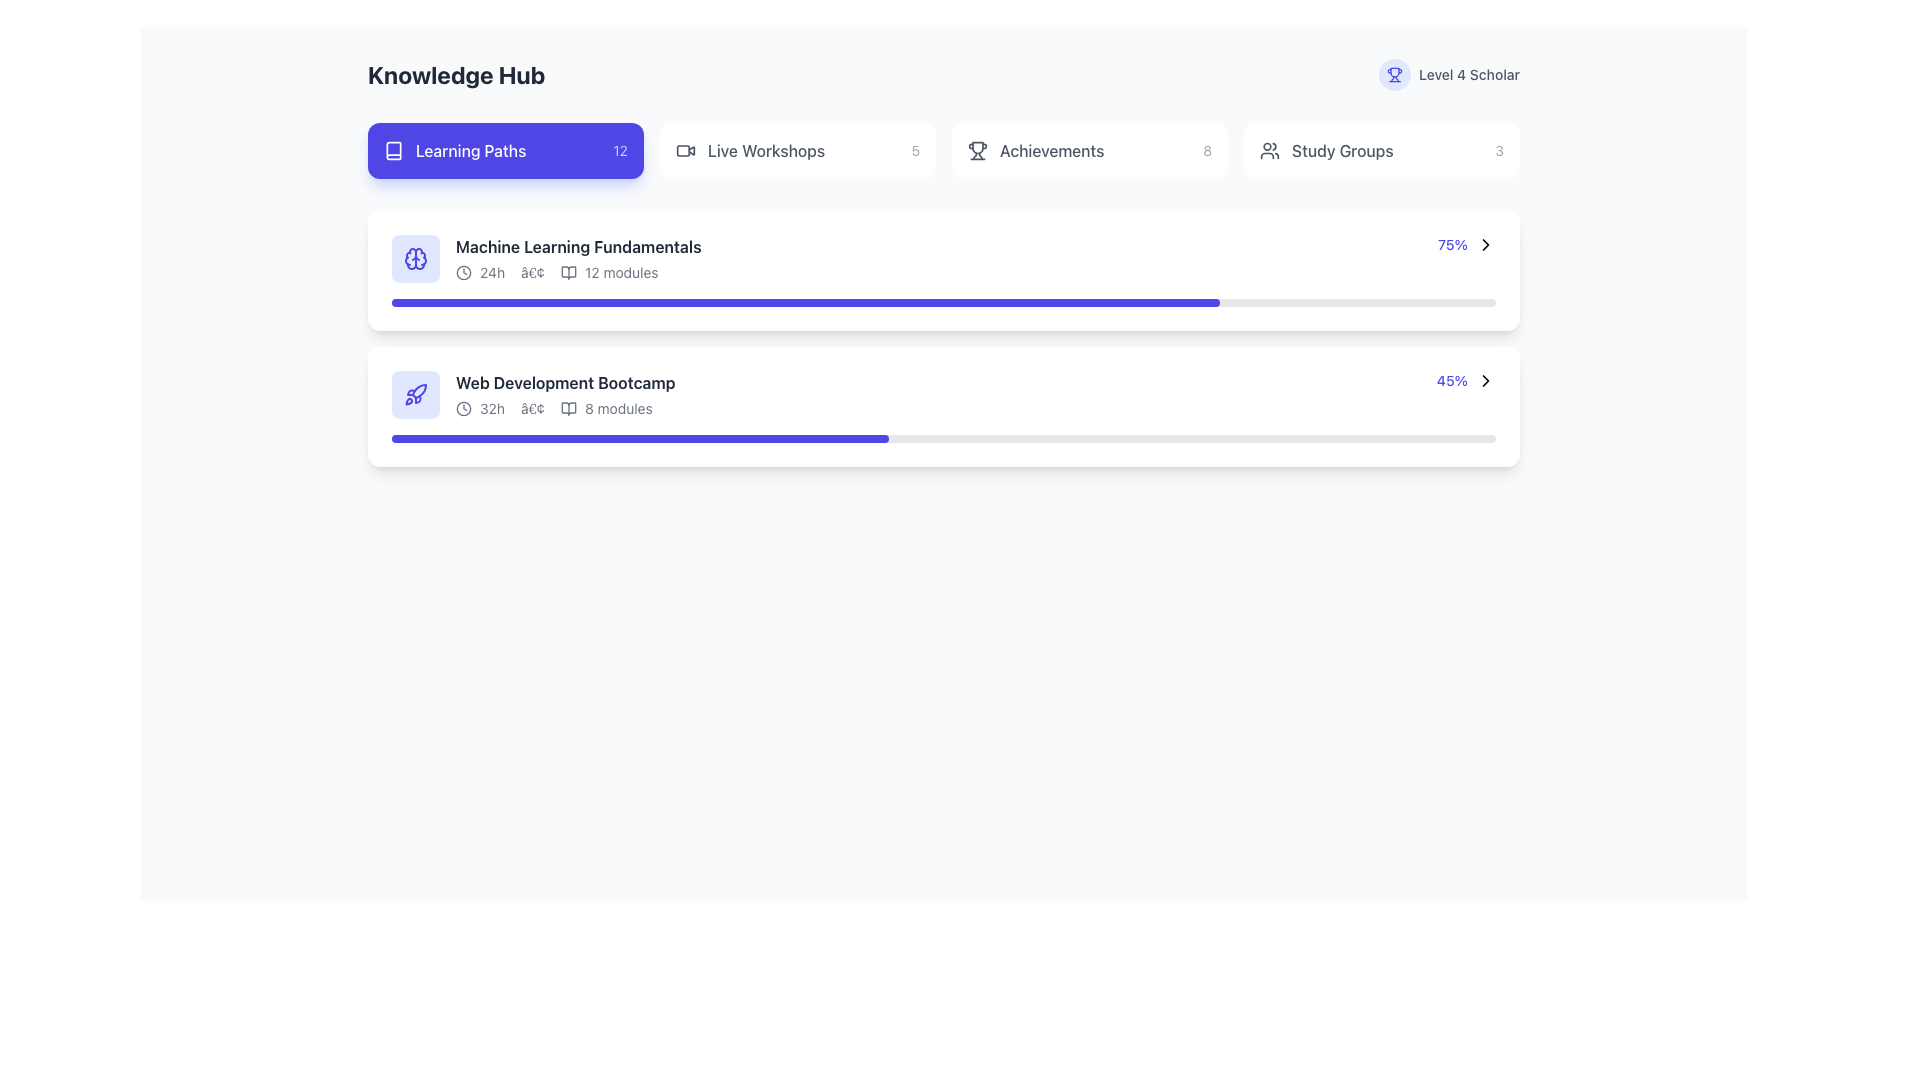 This screenshot has width=1920, height=1080. I want to click on the 'Achievements' label in the navigation menu, which is styled with medium font weight and positioned next to a trophy icon, so click(1051, 149).